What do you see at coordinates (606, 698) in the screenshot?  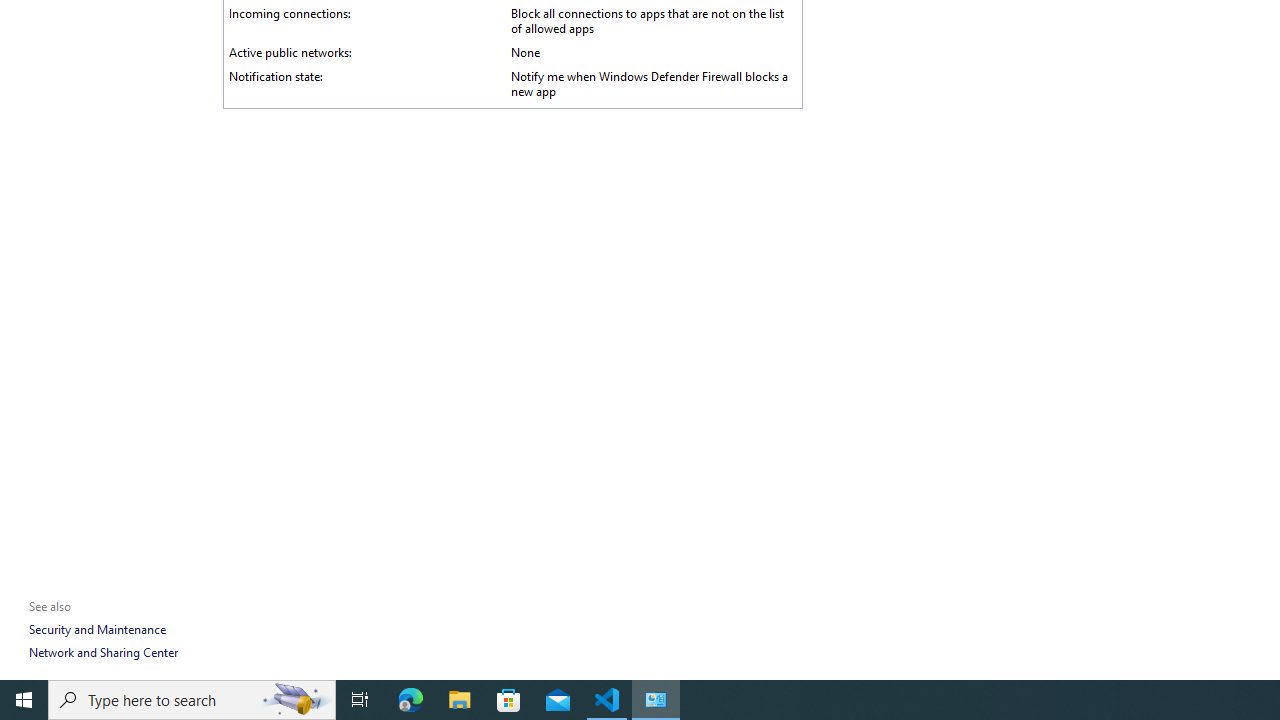 I see `'Visual Studio Code - 1 running window'` at bounding box center [606, 698].